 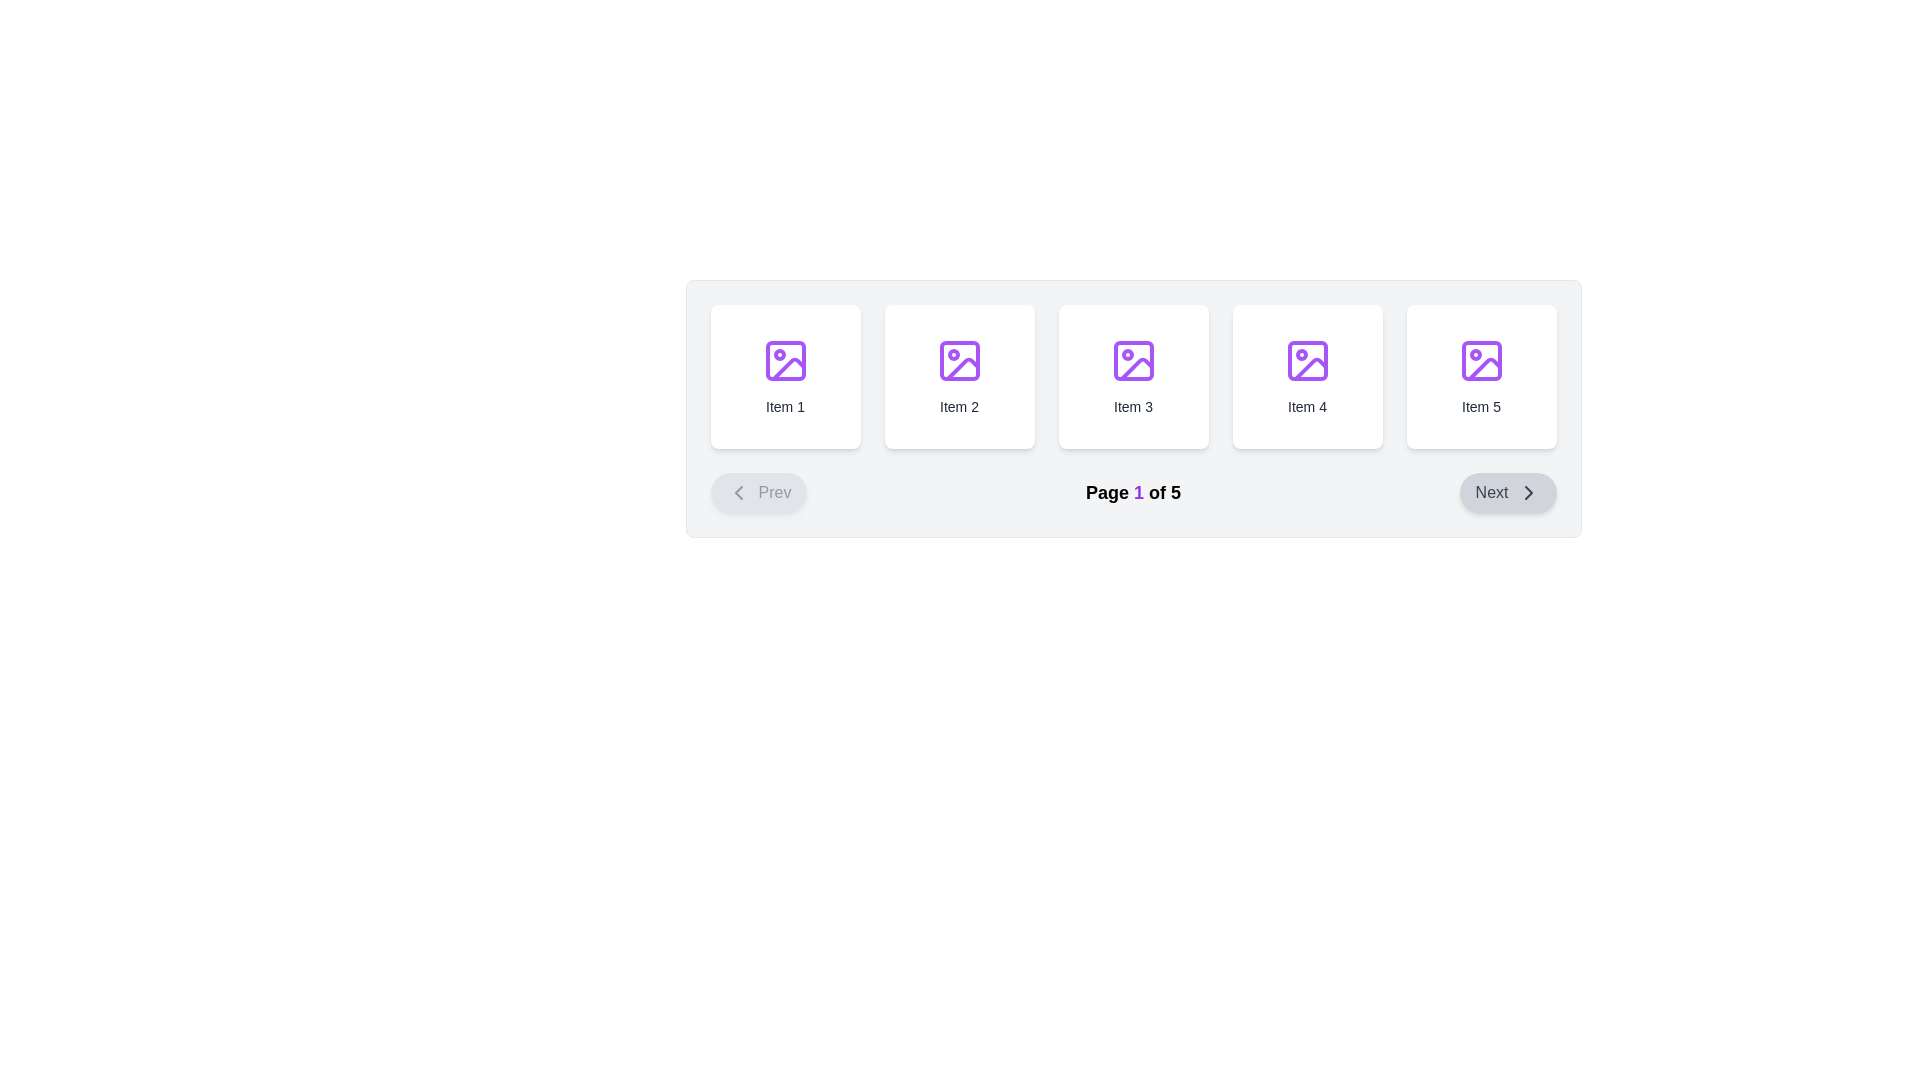 I want to click on the card labeled 'Item 1', which is the first card in a grid layout, featuring a purple image icon at the top and a white background with rounded corners, so click(x=784, y=377).